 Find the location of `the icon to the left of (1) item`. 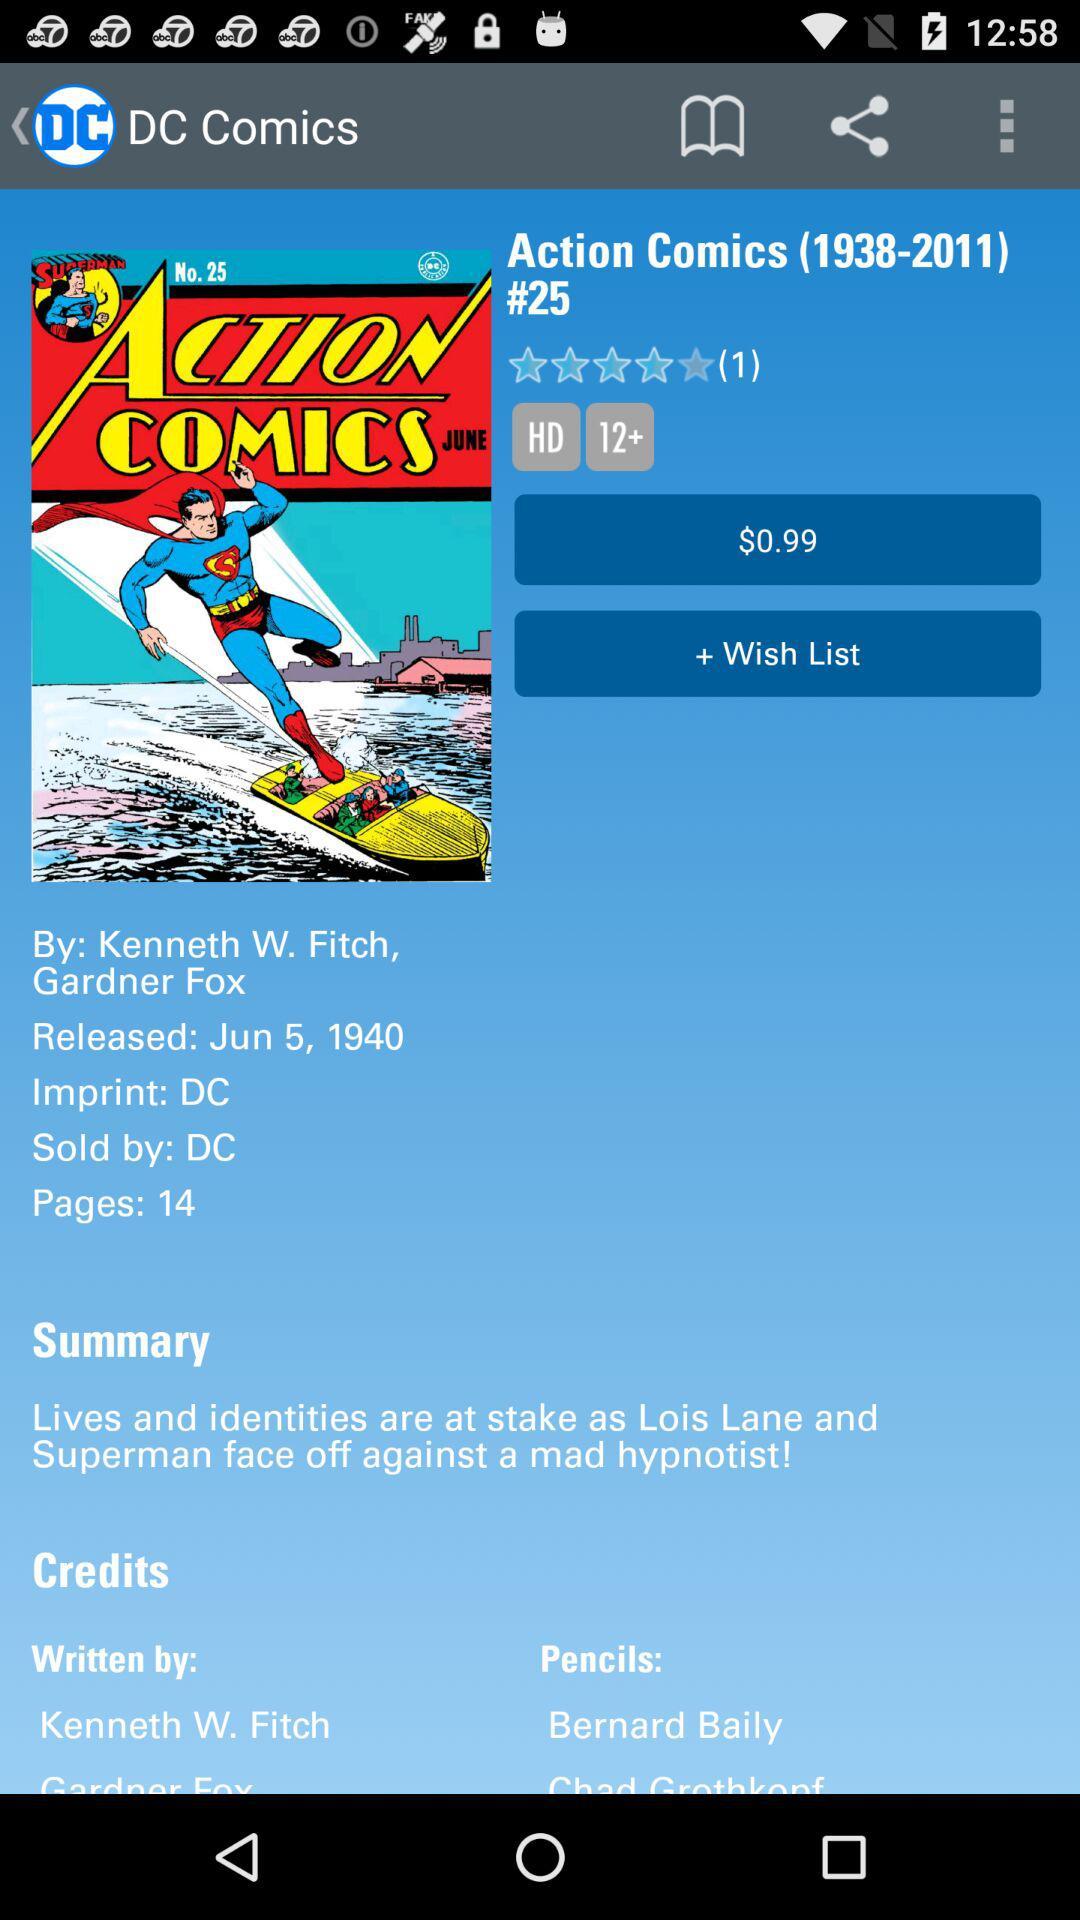

the icon to the left of (1) item is located at coordinates (618, 435).